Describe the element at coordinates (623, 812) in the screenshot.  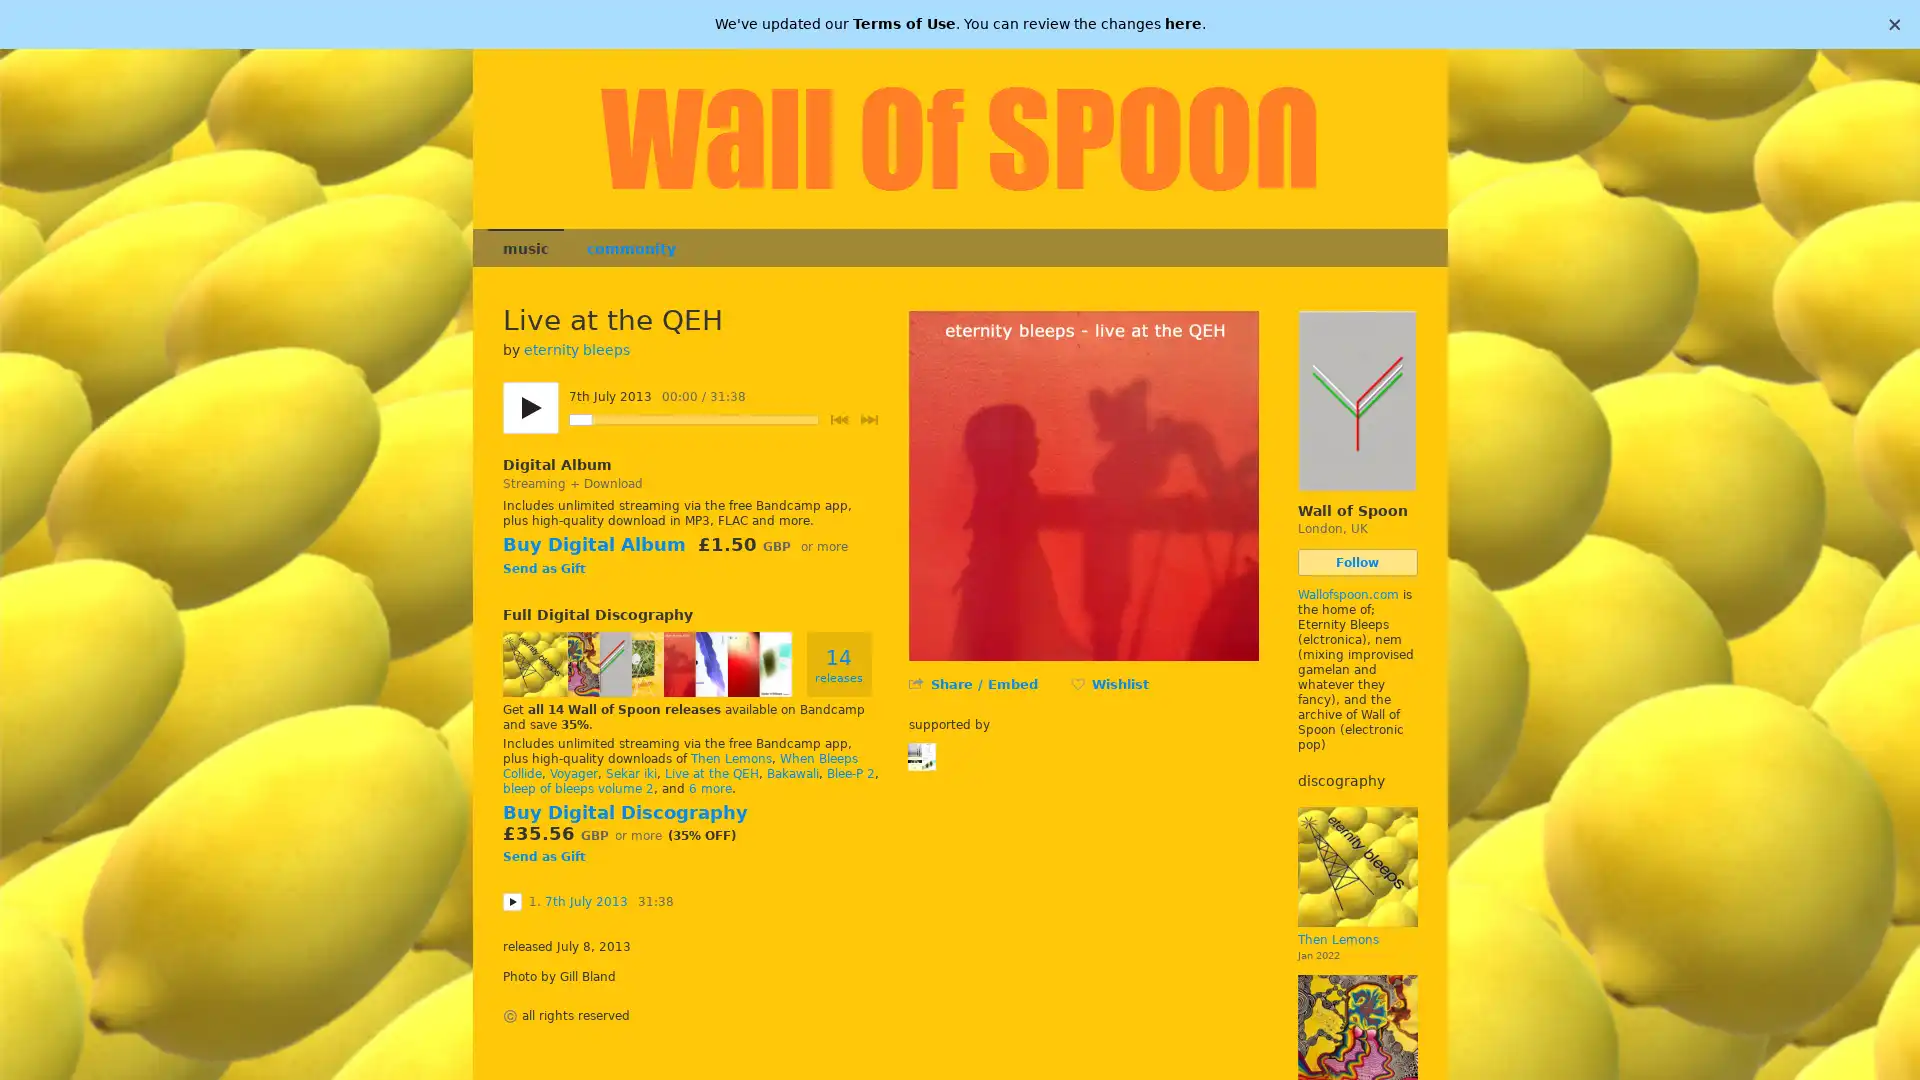
I see `Buy Digital Discography` at that location.